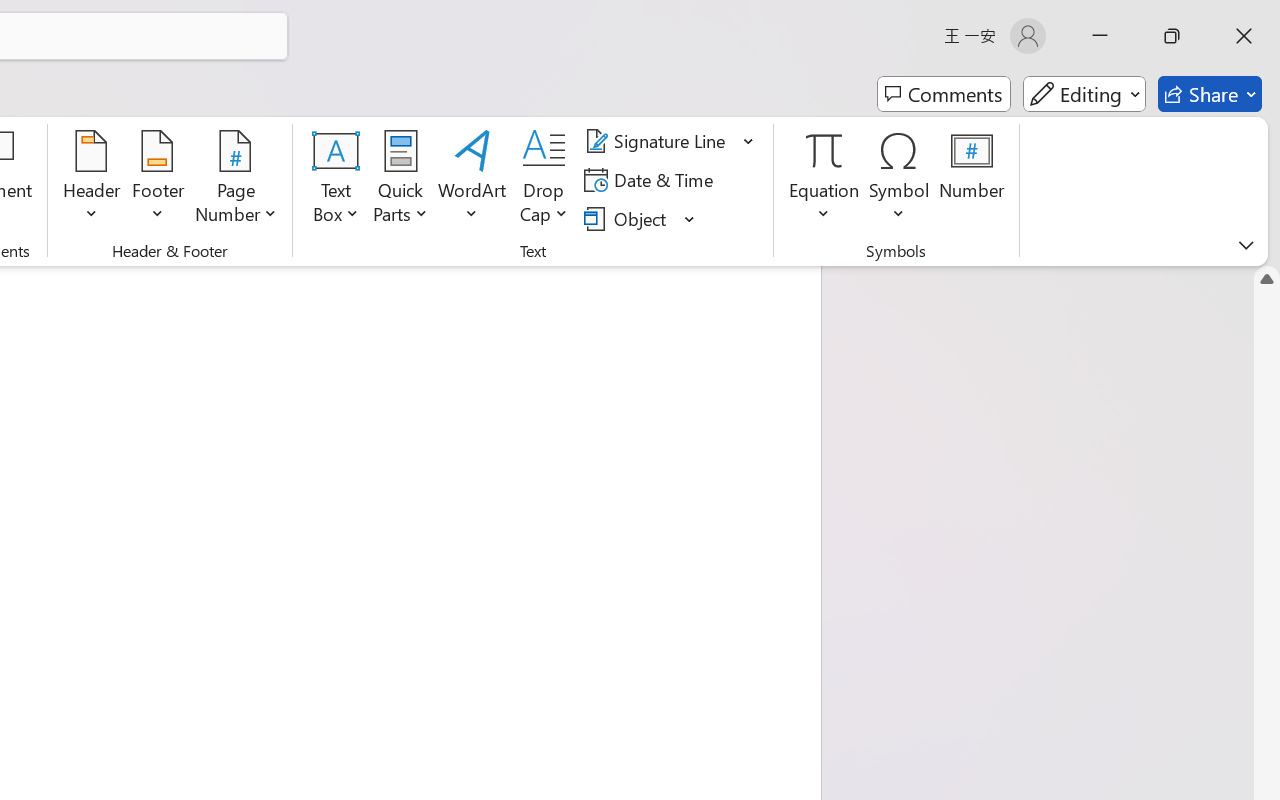  What do you see at coordinates (400, 179) in the screenshot?
I see `'Quick Parts'` at bounding box center [400, 179].